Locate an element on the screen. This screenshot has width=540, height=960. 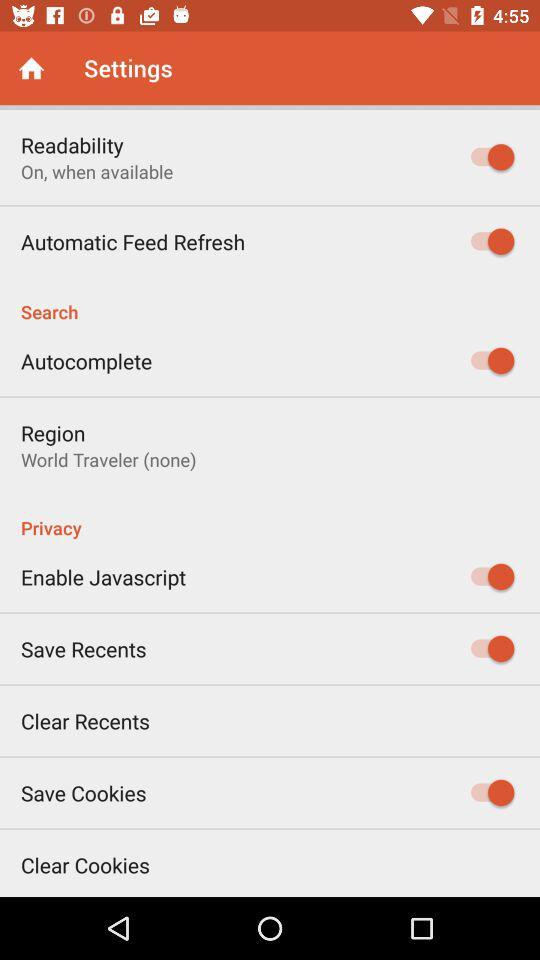
icon below the on, when available item is located at coordinates (133, 240).